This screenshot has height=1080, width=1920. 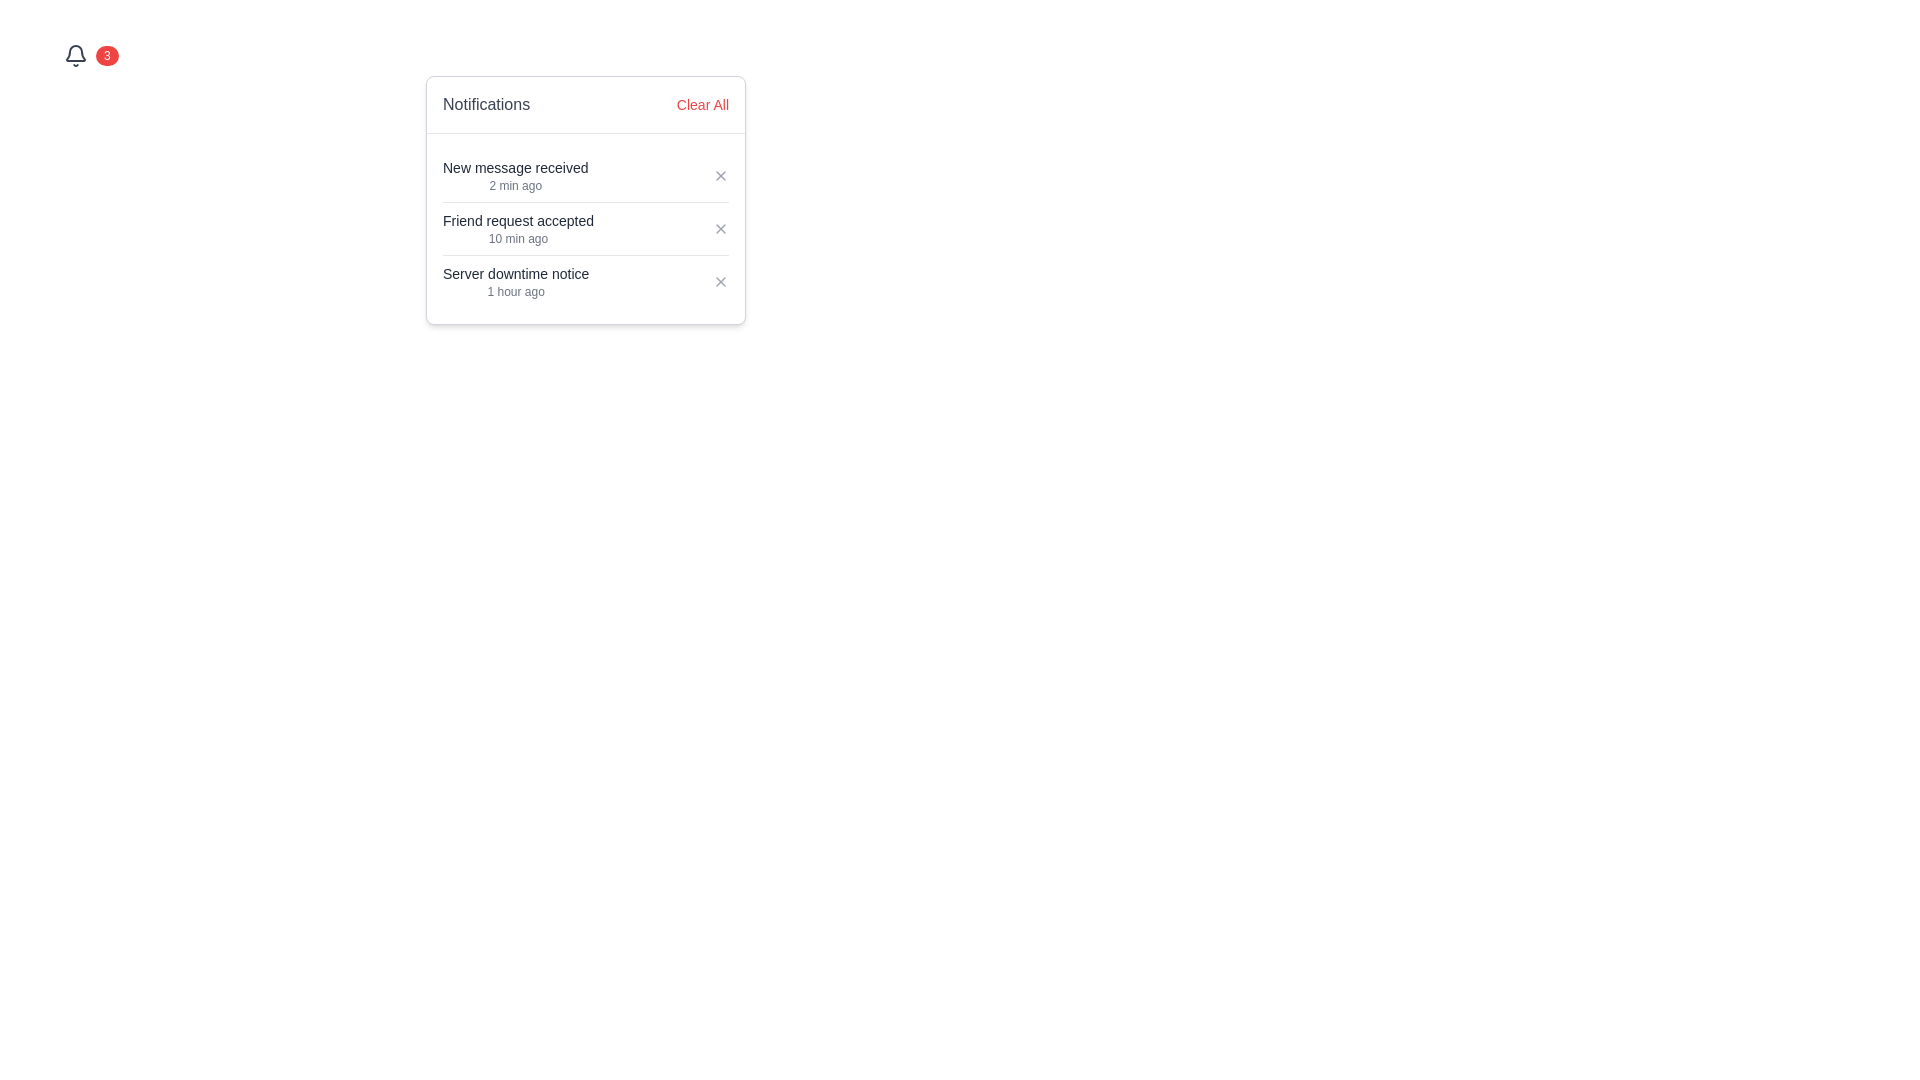 What do you see at coordinates (515, 175) in the screenshot?
I see `the notification item that displays 'New message received' and '2 min ago' in the notification panel` at bounding box center [515, 175].